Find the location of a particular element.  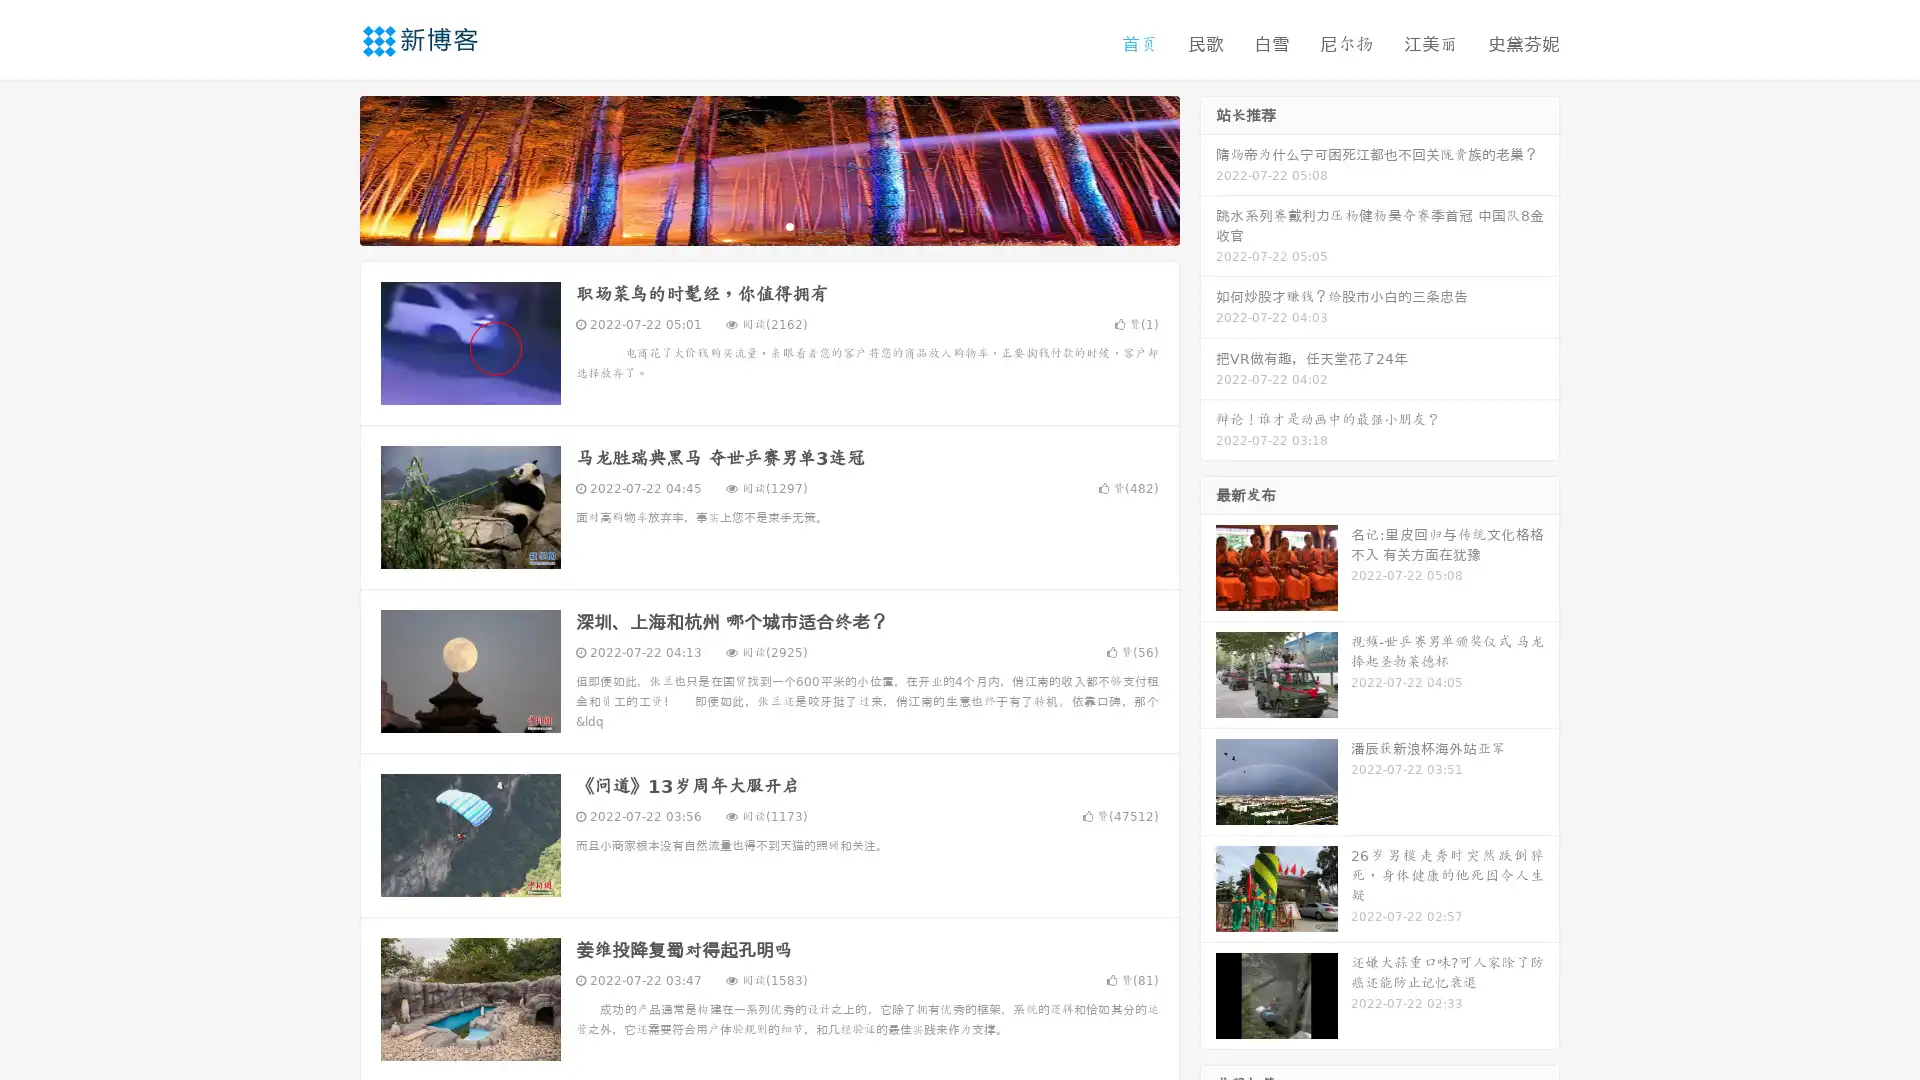

Go to slide 1 is located at coordinates (748, 225).